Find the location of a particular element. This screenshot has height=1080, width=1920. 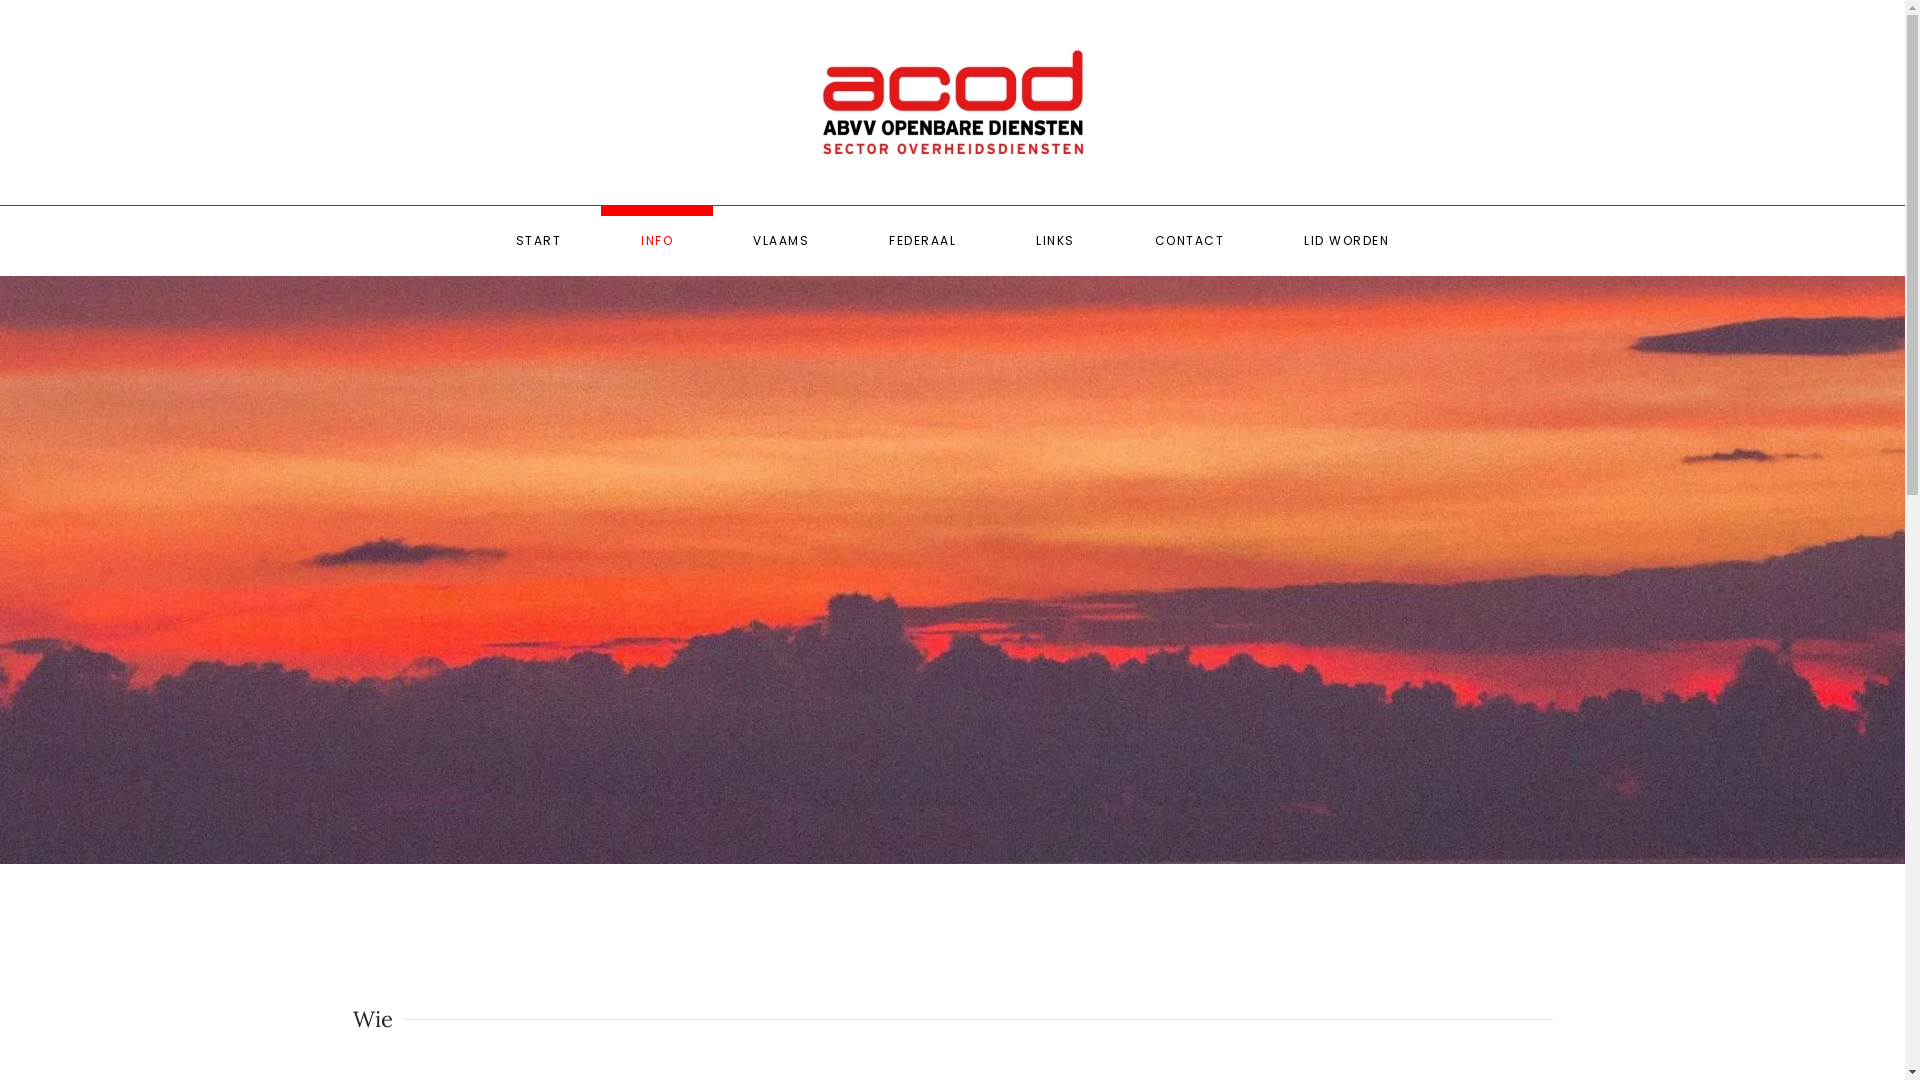

'VLAAMS' is located at coordinates (713, 239).